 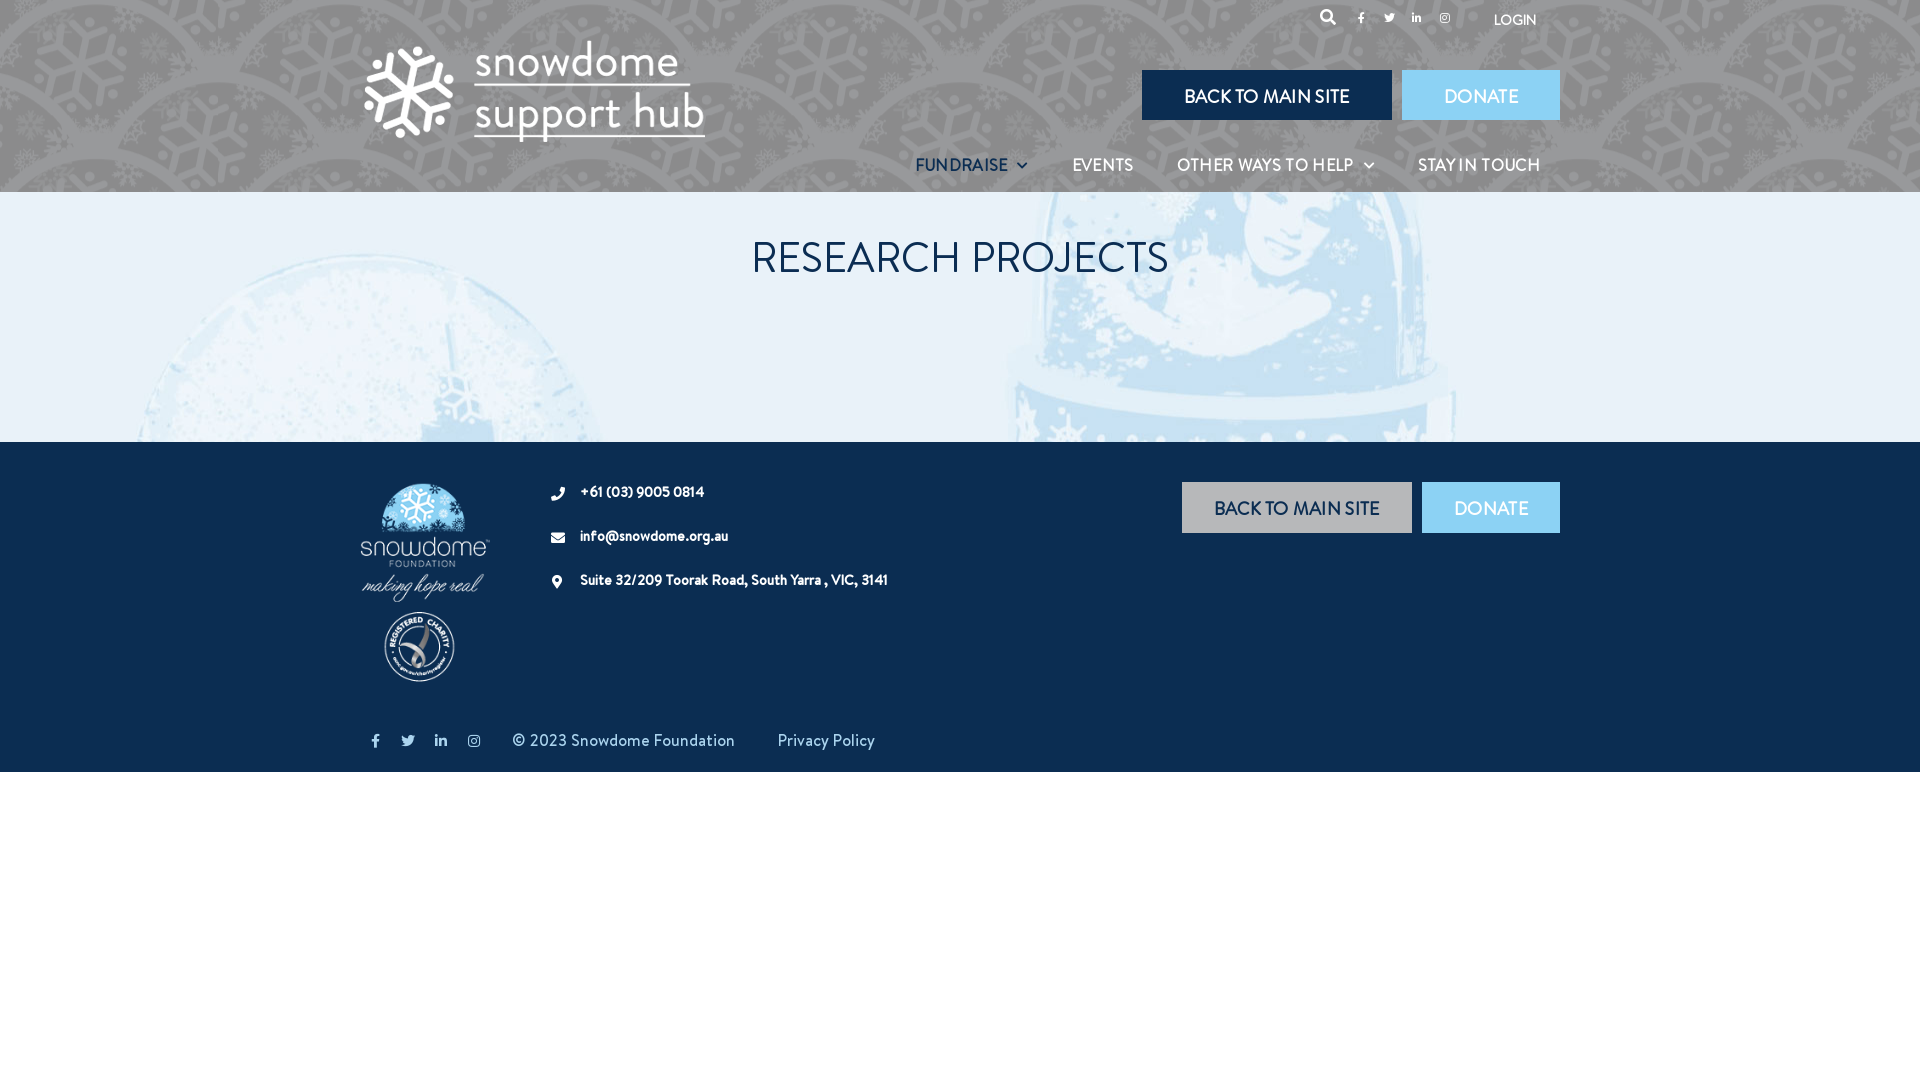 I want to click on 'EVENTS', so click(x=1050, y=164).